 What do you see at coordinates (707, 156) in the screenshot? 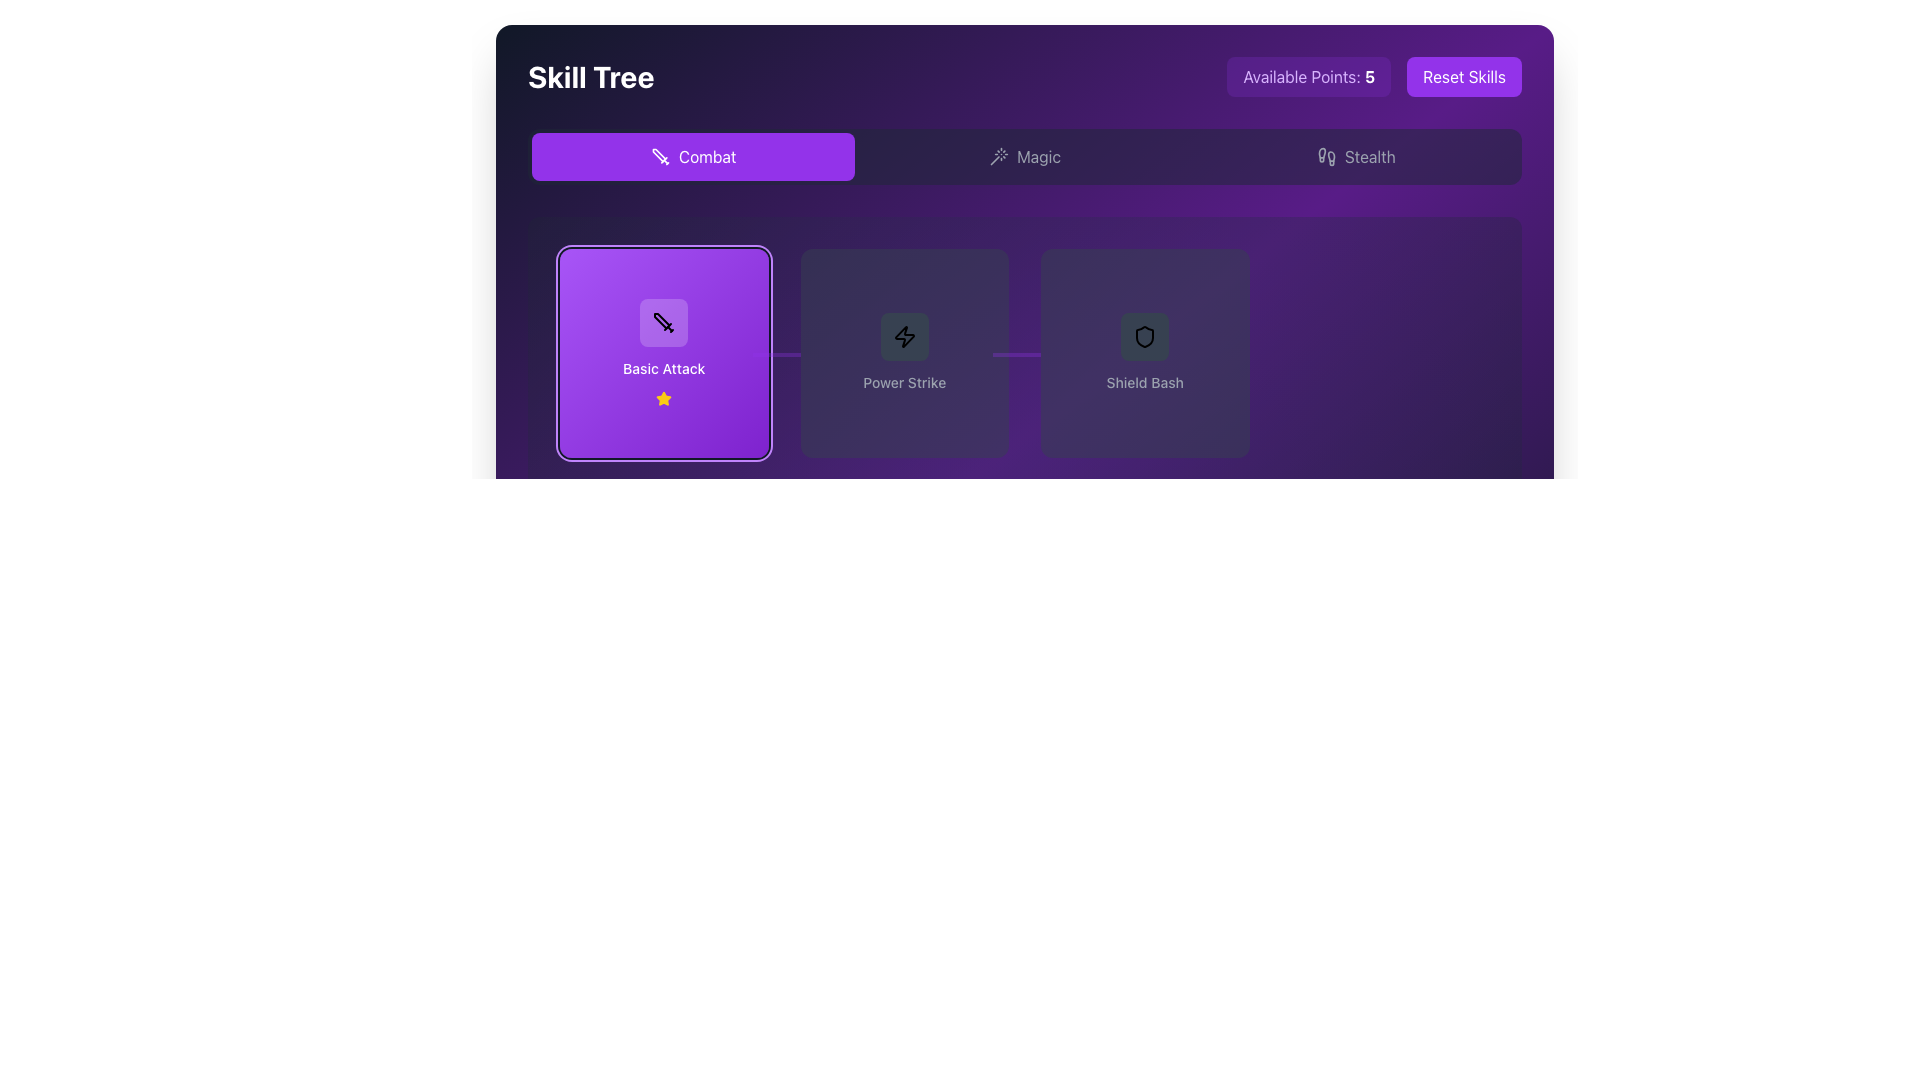
I see `the 'Combat' text label, which is styled in a white sans-serif font on a purple background` at bounding box center [707, 156].